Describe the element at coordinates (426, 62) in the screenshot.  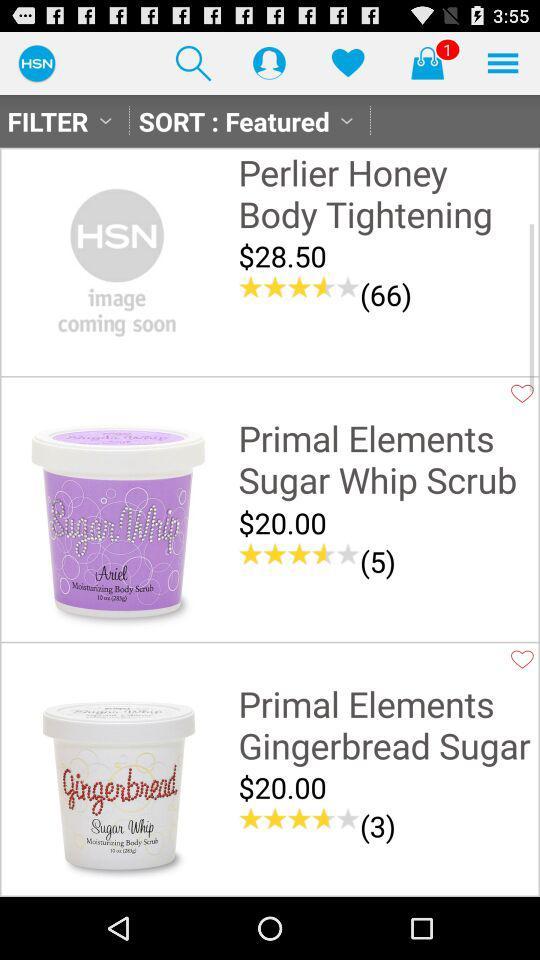
I see `shopping bag` at that location.